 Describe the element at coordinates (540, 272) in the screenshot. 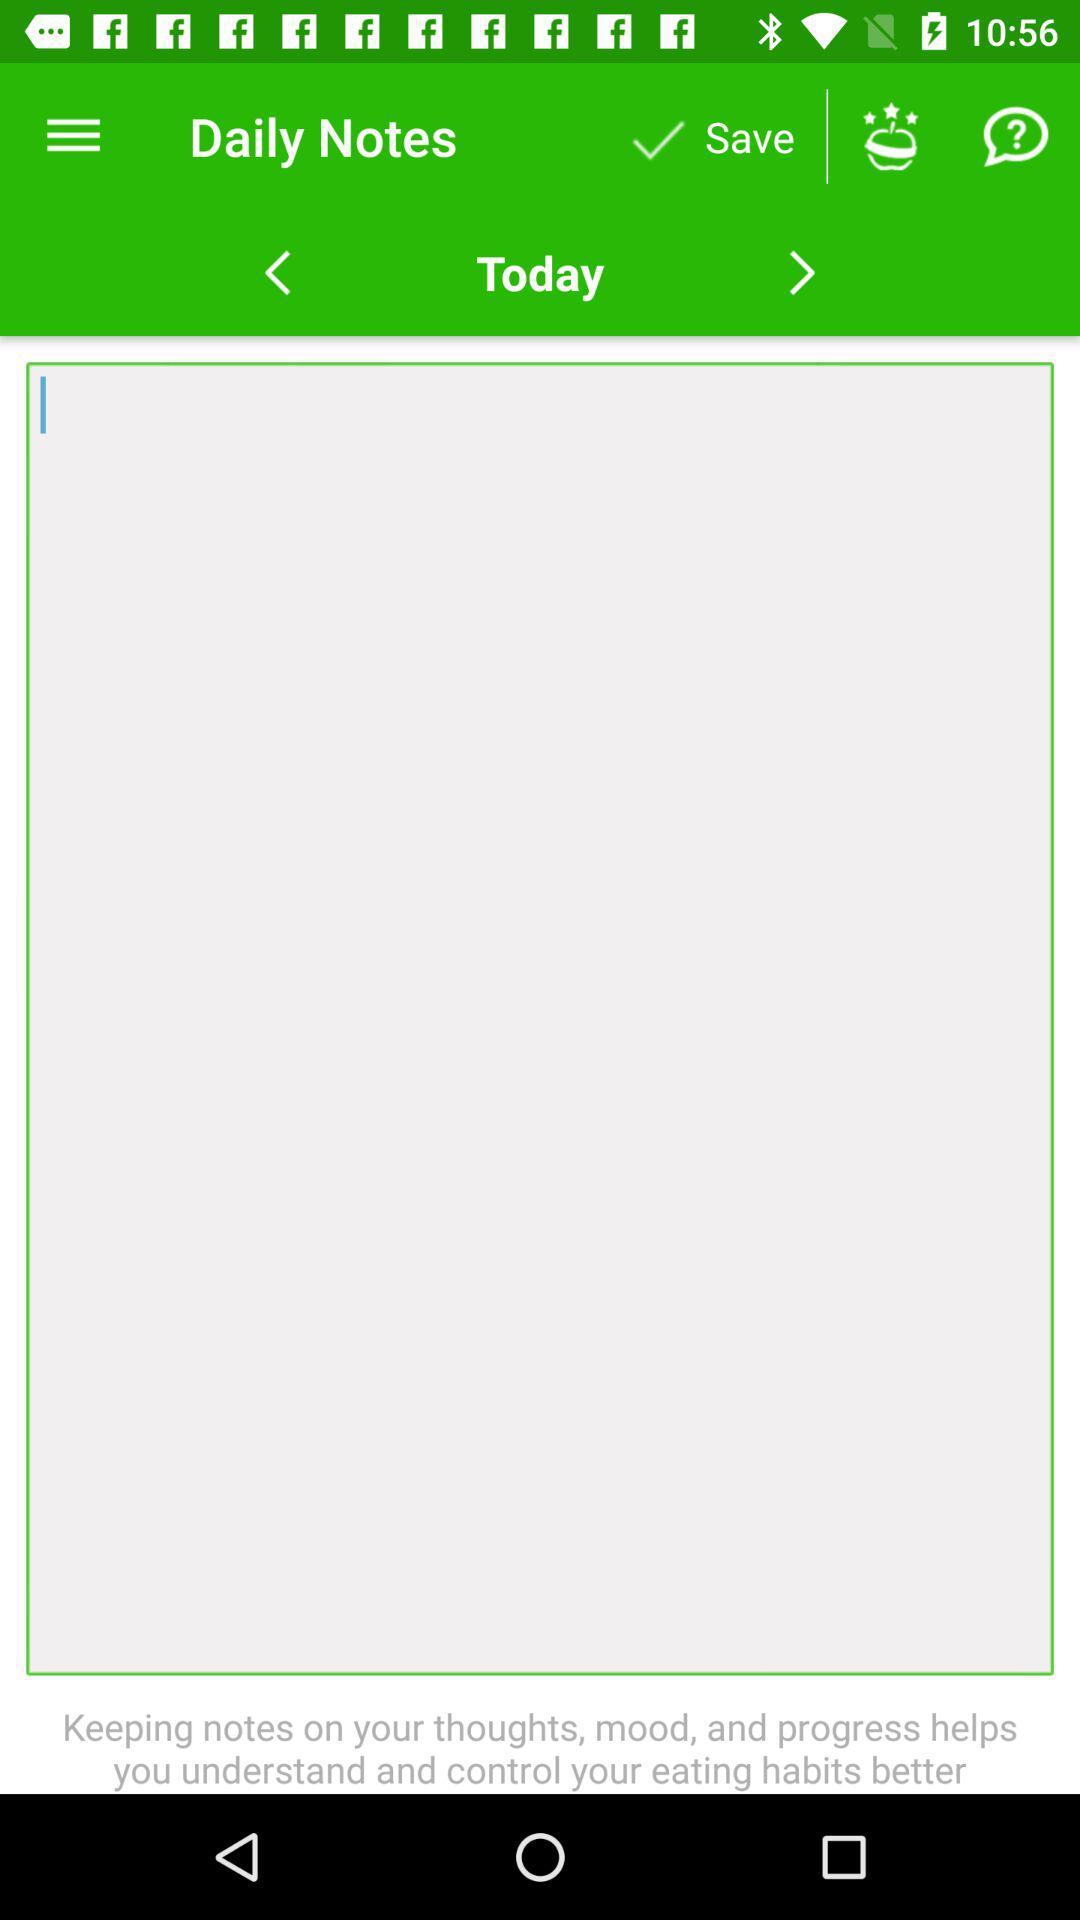

I see `item below the daily notes` at that location.